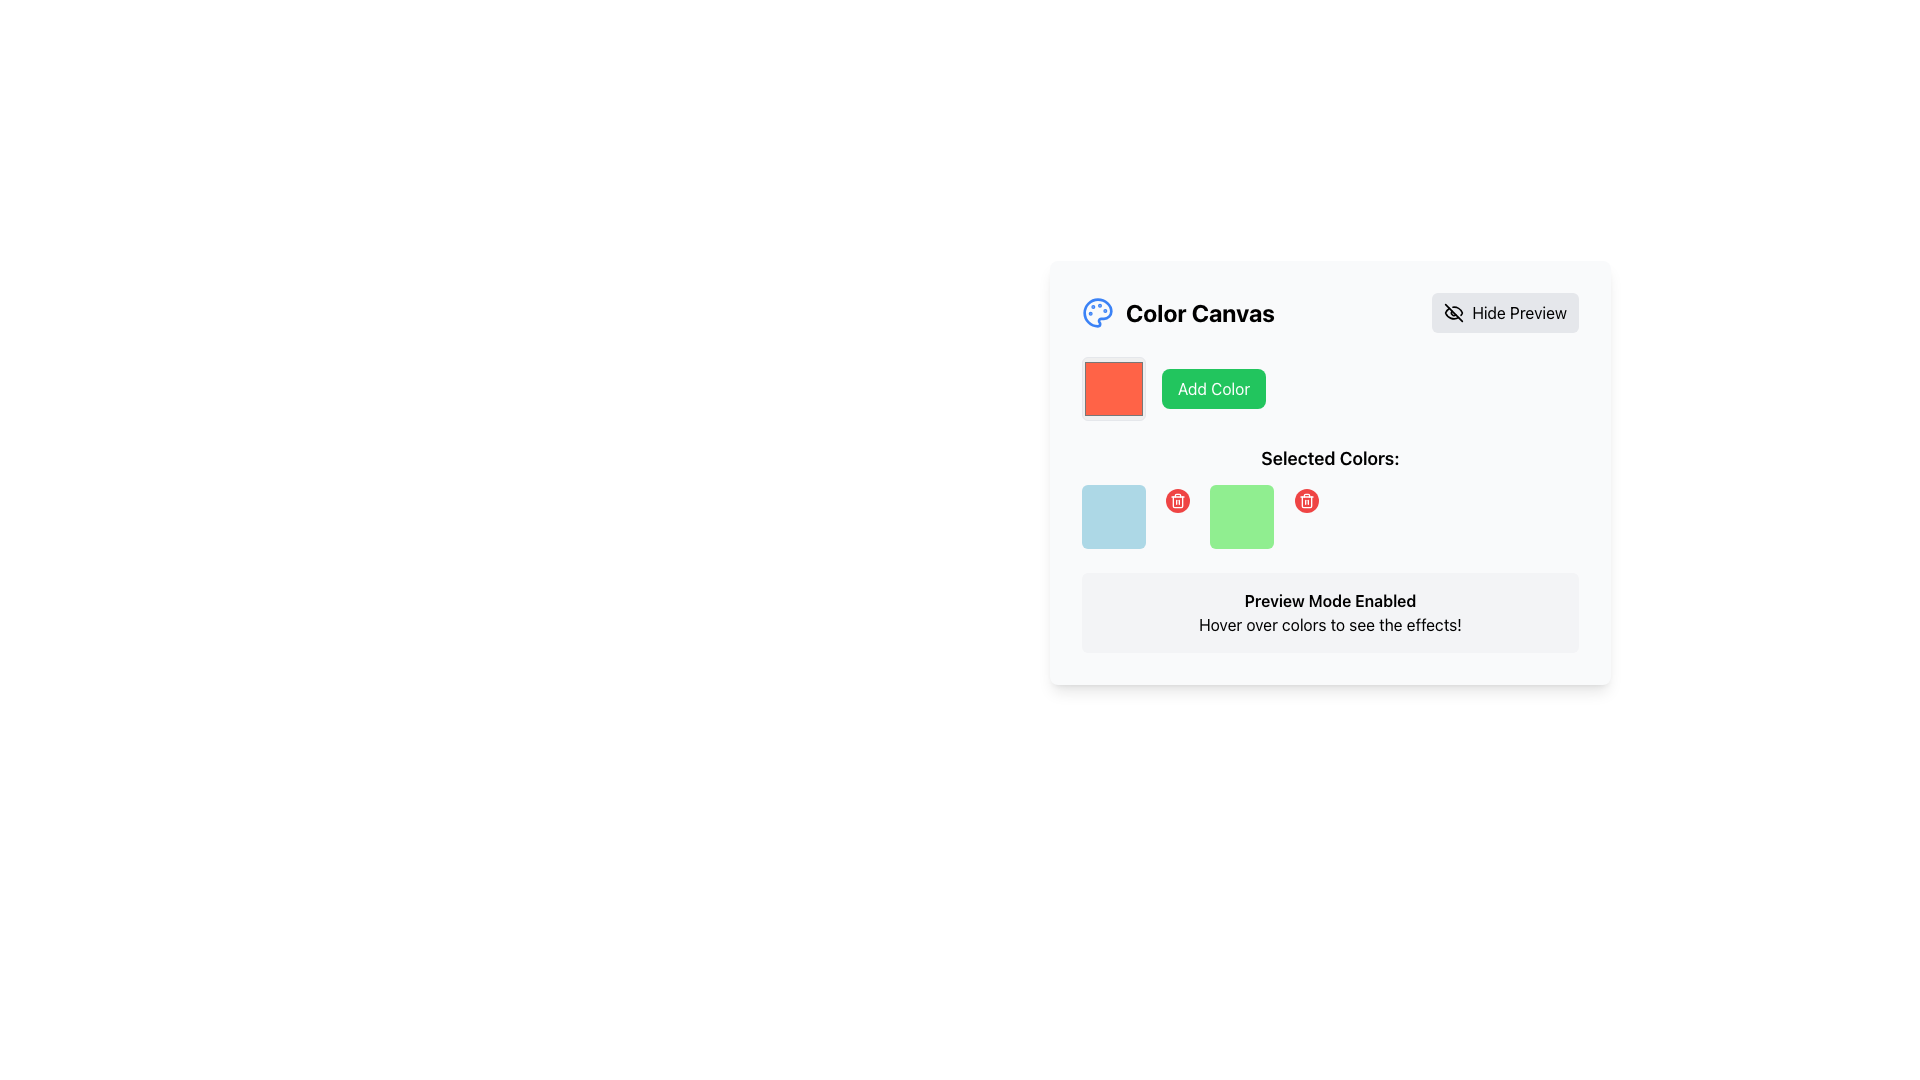 The width and height of the screenshot is (1920, 1080). Describe the element at coordinates (1330, 612) in the screenshot. I see `the Informative Text Block indicating that 'Preview Mode' is enabled and providing guidance to hover over colors` at that location.